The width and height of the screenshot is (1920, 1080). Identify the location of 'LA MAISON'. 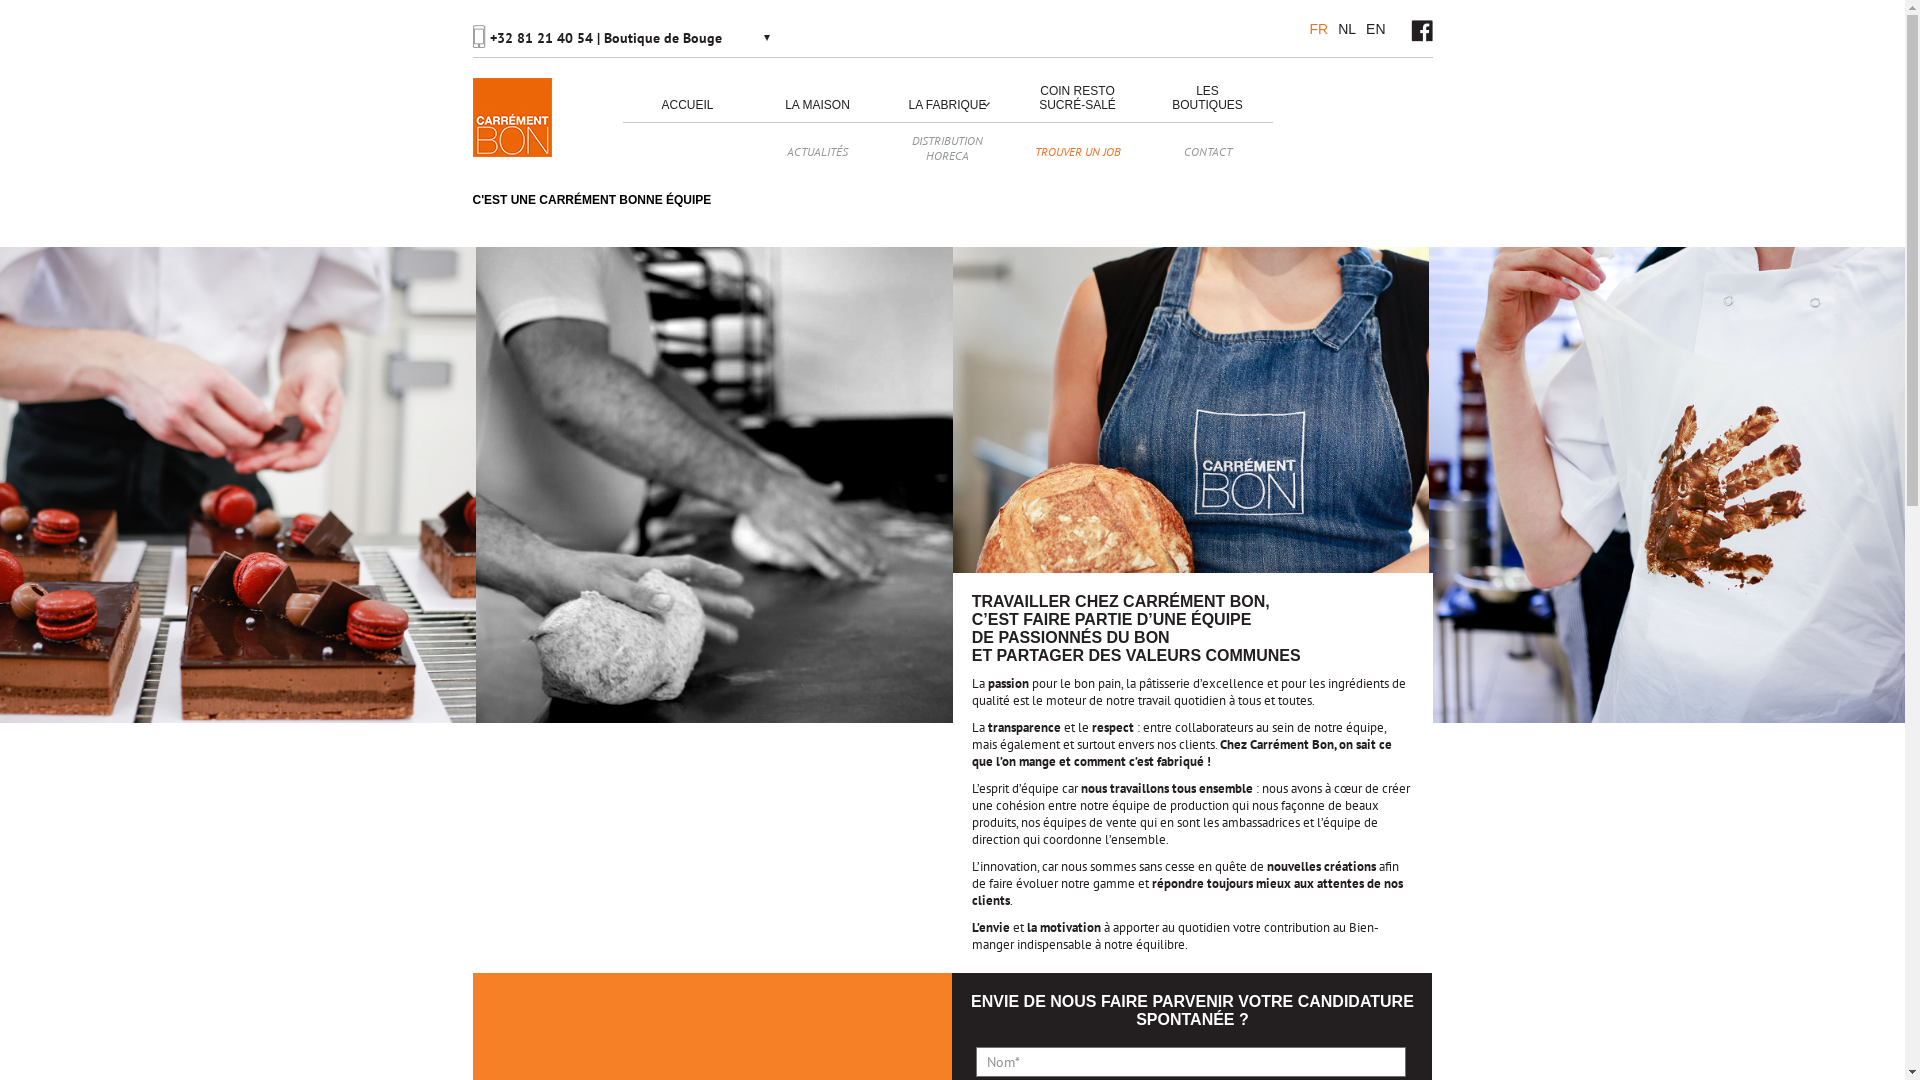
(816, 100).